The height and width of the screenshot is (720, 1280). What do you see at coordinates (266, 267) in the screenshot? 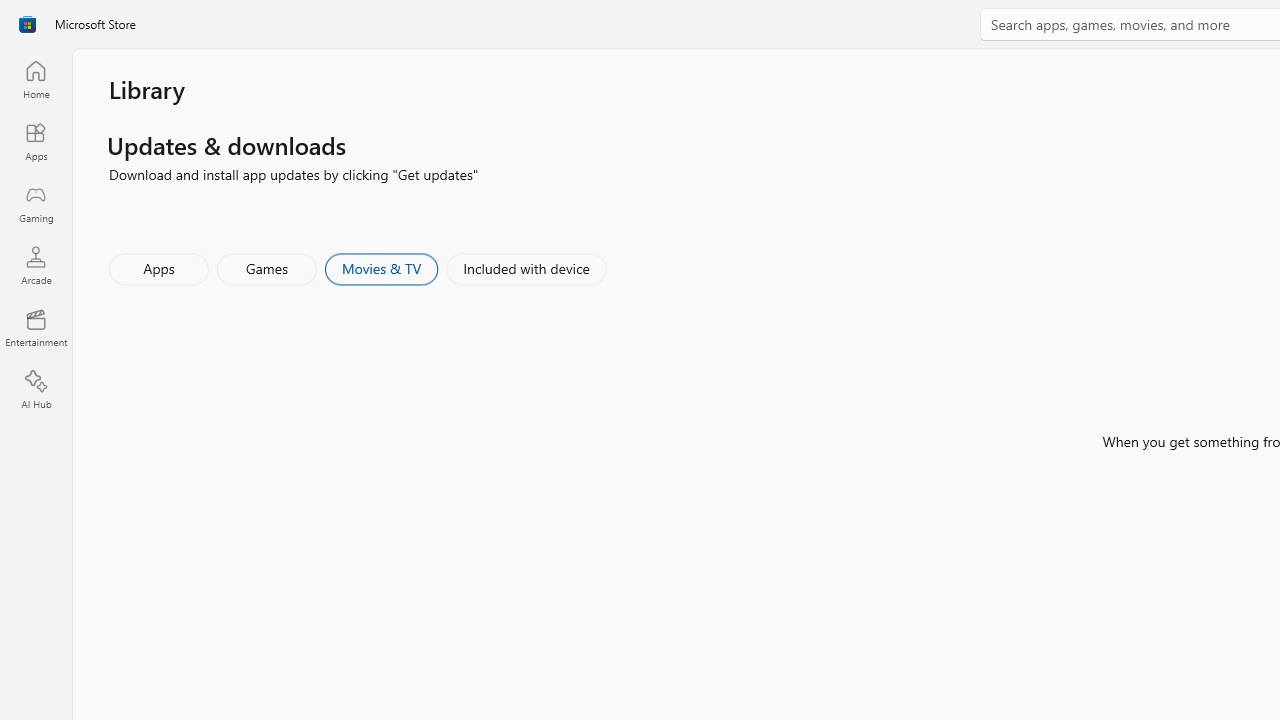
I see `'Games'` at bounding box center [266, 267].